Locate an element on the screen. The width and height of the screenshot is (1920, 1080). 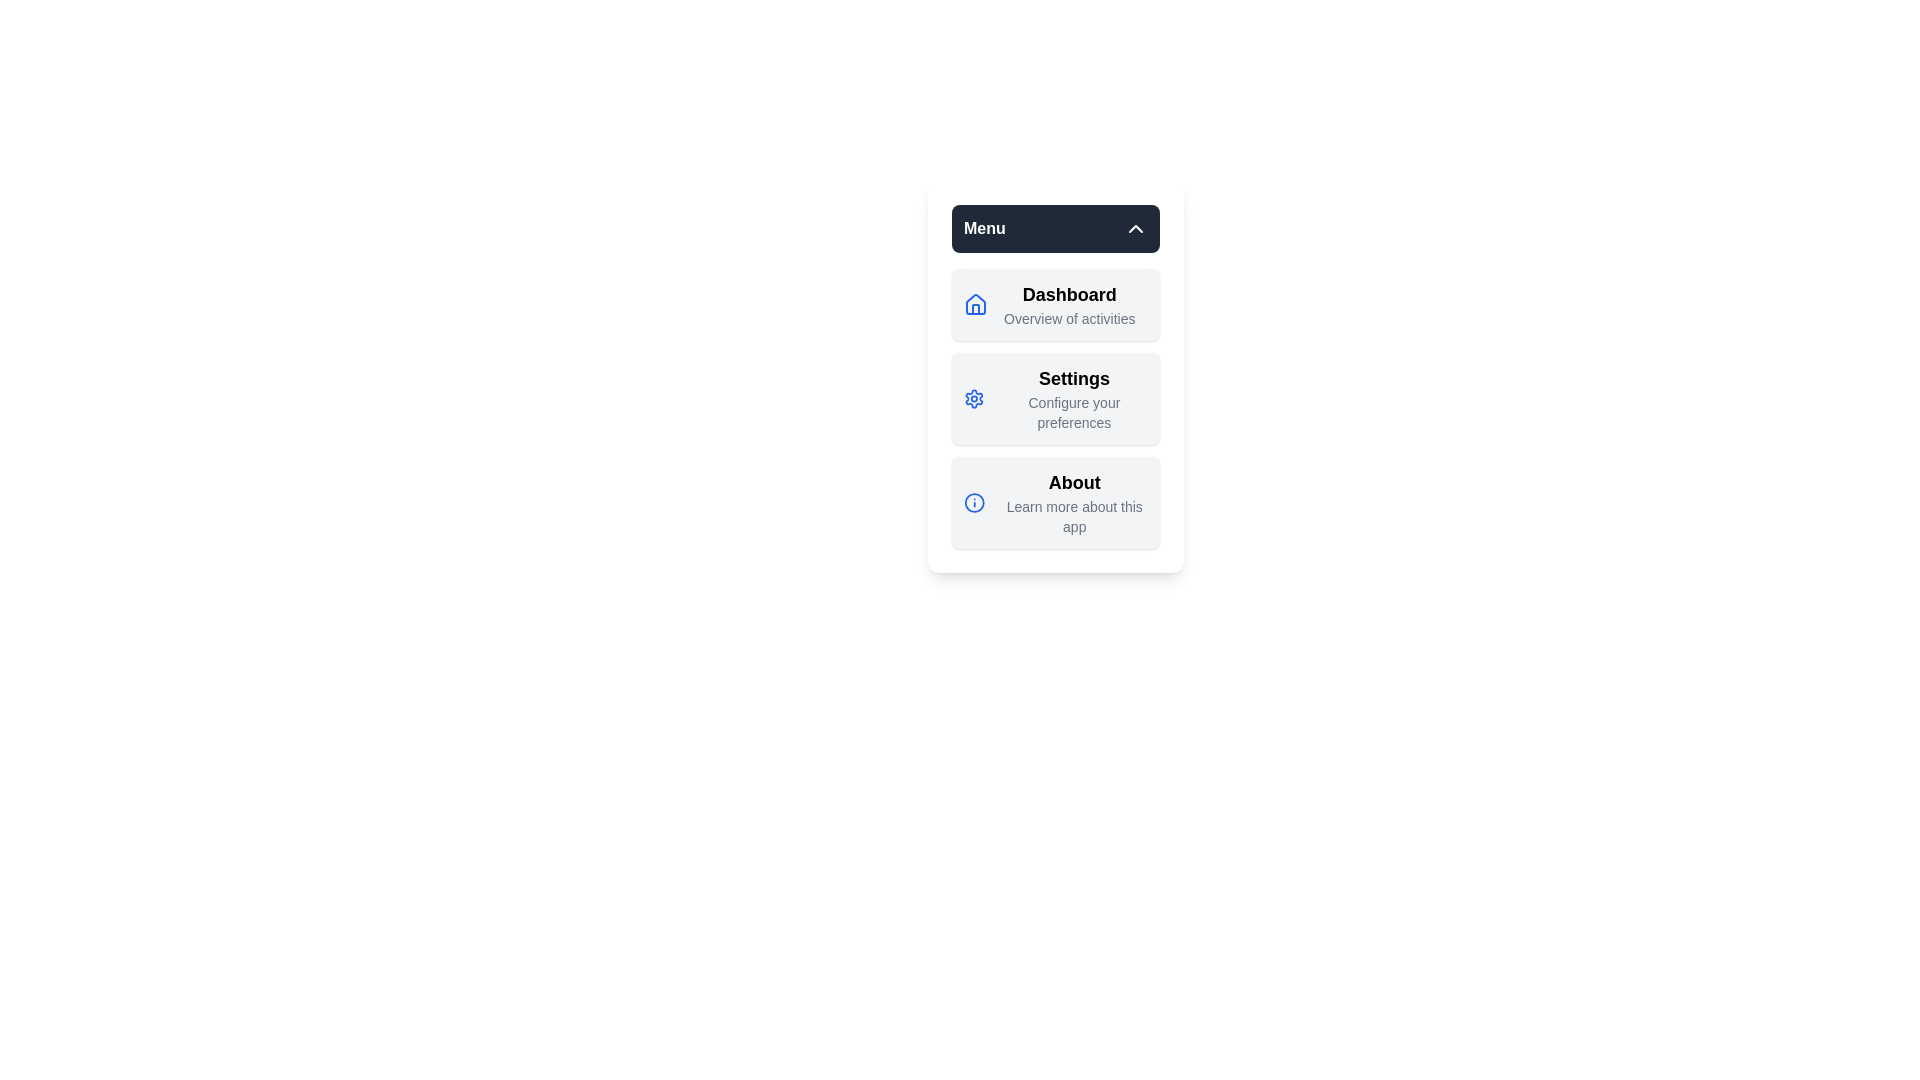
the menu item icon corresponding to Dashboard is located at coordinates (975, 304).